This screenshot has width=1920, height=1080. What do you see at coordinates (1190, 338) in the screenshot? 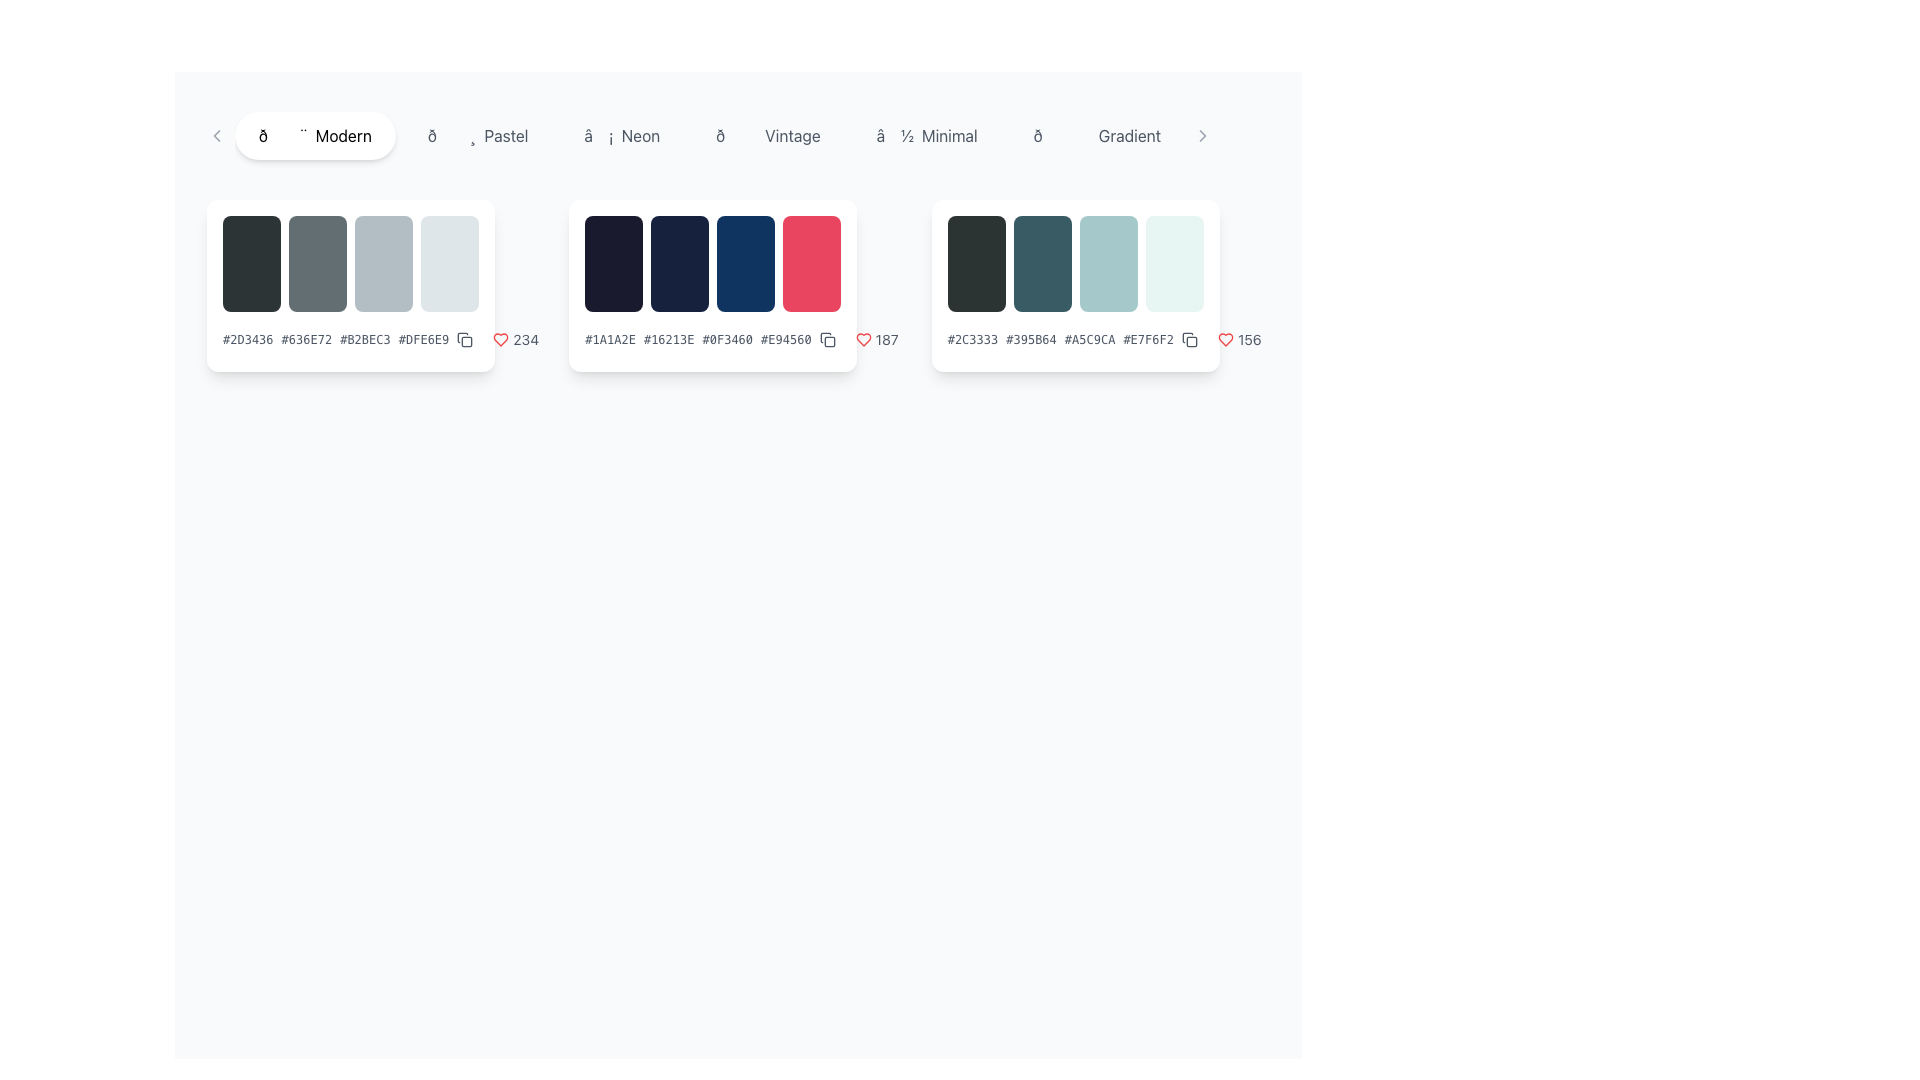
I see `the button with an icon resembling two overlapping squares located in the bottom-right section of the card` at bounding box center [1190, 338].